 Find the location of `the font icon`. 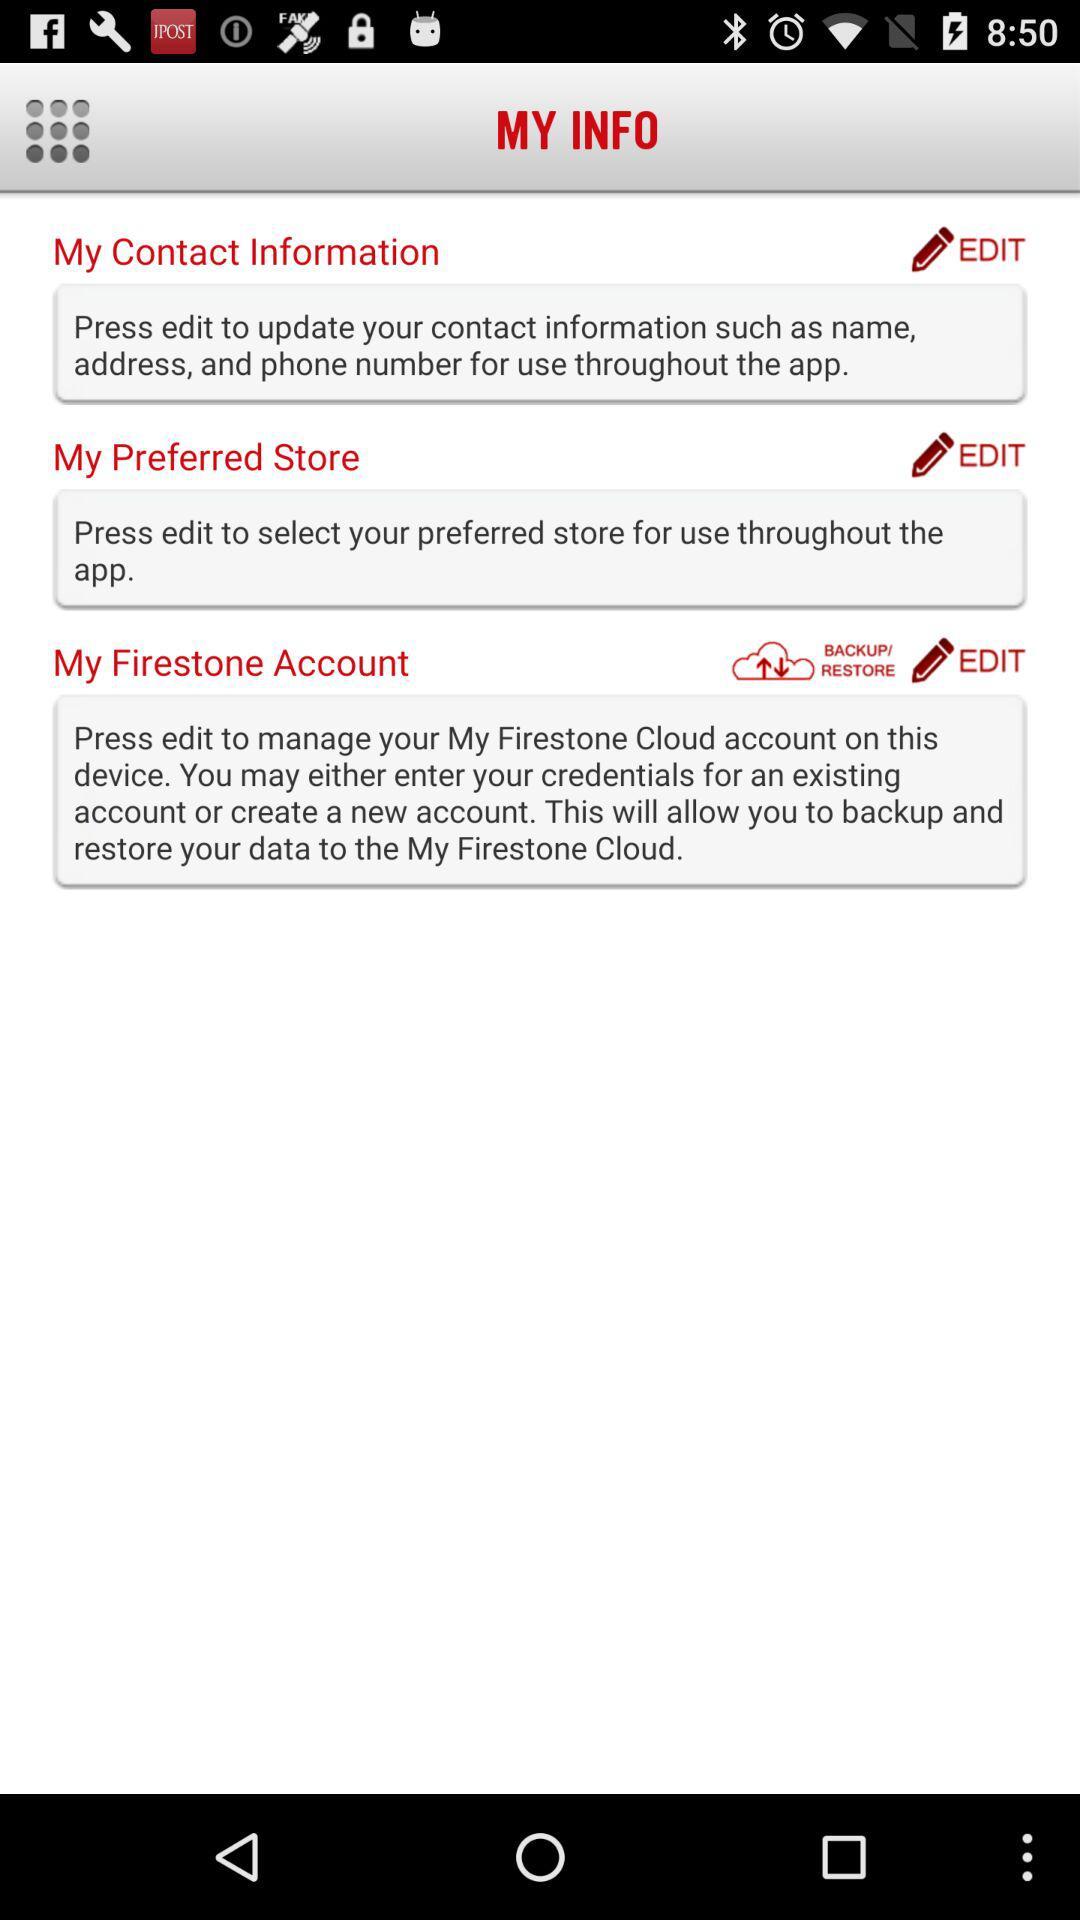

the font icon is located at coordinates (967, 486).